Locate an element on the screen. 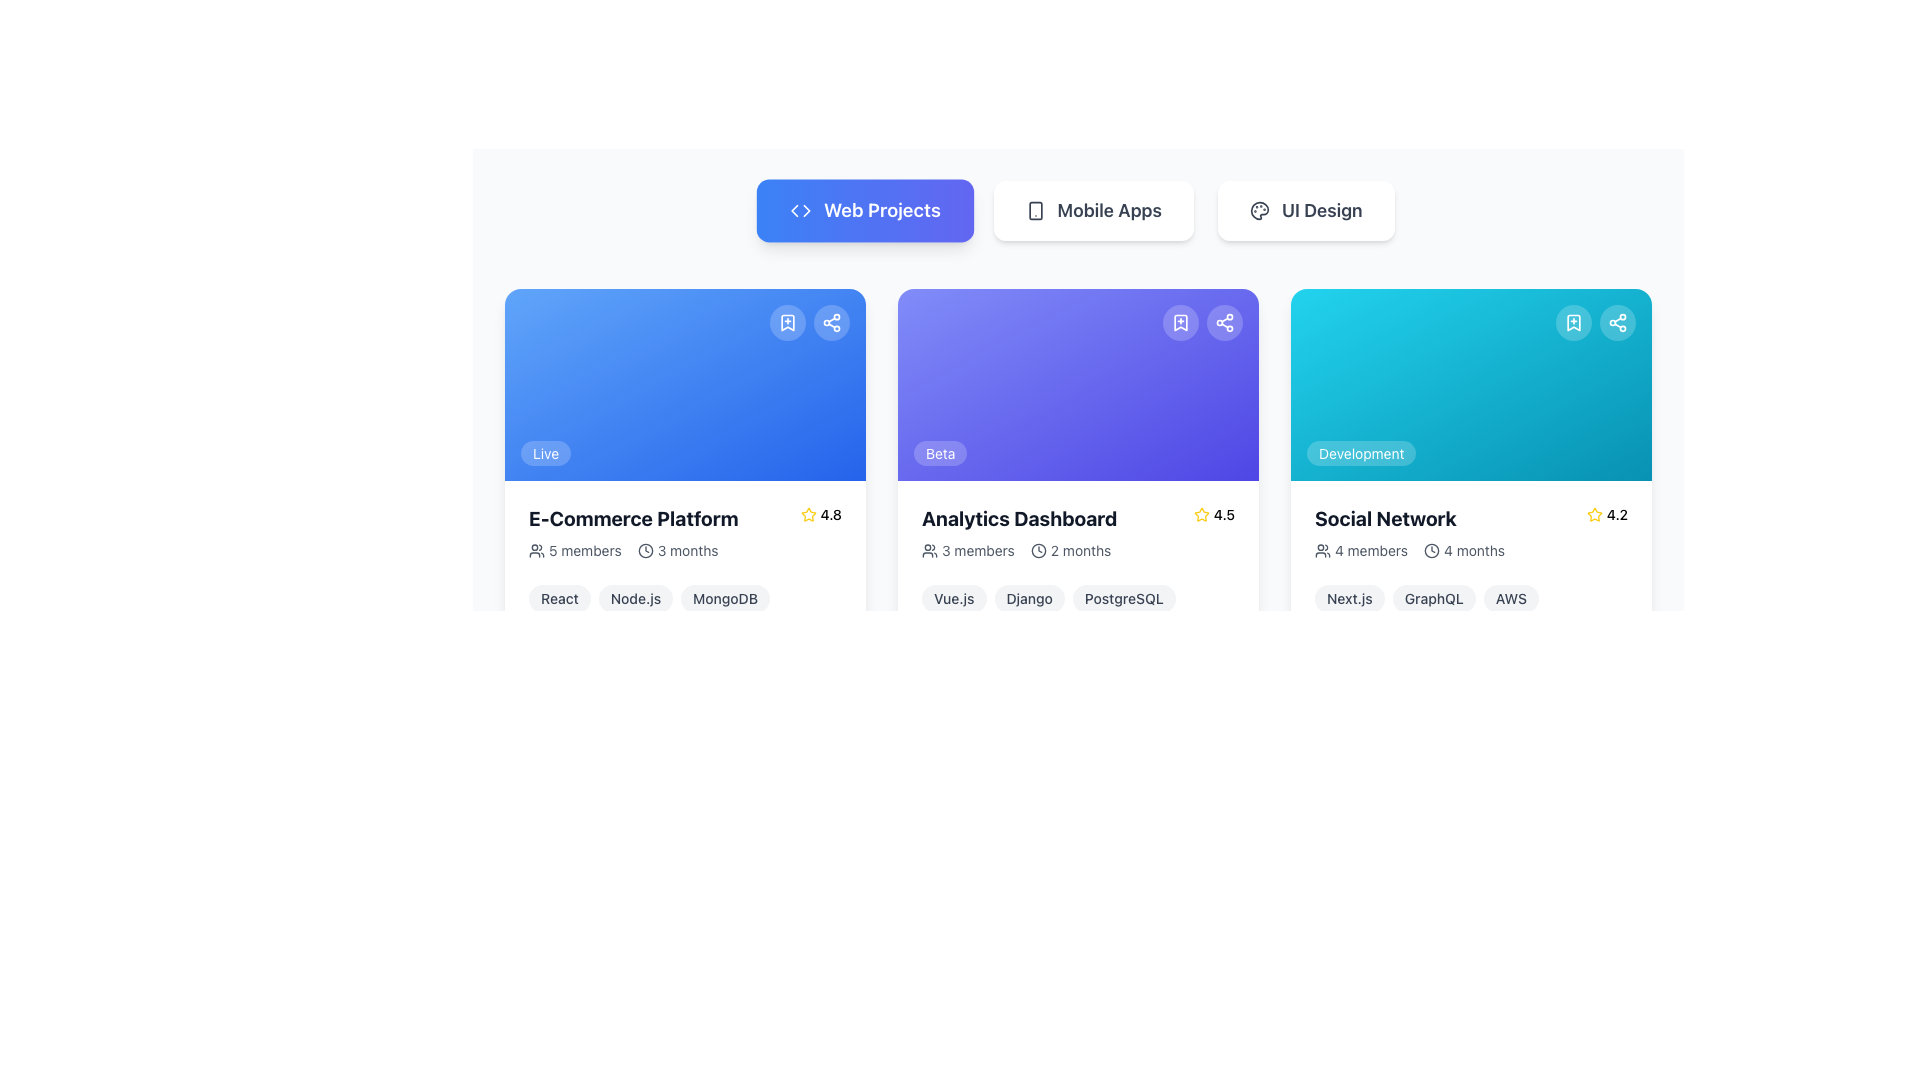 The width and height of the screenshot is (1920, 1080). the label indicating the association of the 'AWS' technology or platform located in the bottom section of the card labeled 'Social Network', positioned as the third element in a row of labels following 'Next.js' and 'GraphQL' is located at coordinates (1511, 597).